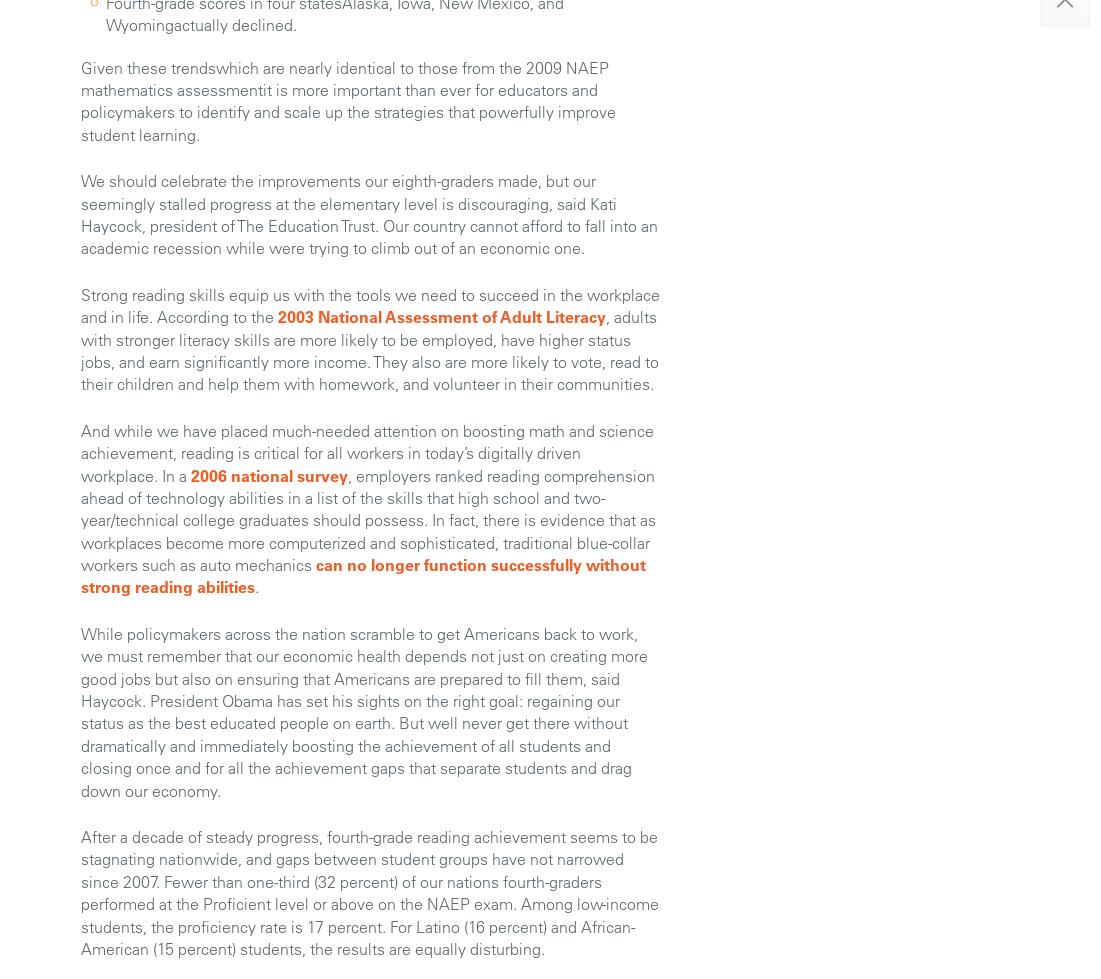 The image size is (1101, 979). Describe the element at coordinates (81, 100) in the screenshot. I see `'Given these trendswhich are nearly identical to those from the 2009 NAEP mathematics assessmentit is more important than ever for educators and policymakers to identify and scale up the strategies that powerfully improve student learning.'` at that location.